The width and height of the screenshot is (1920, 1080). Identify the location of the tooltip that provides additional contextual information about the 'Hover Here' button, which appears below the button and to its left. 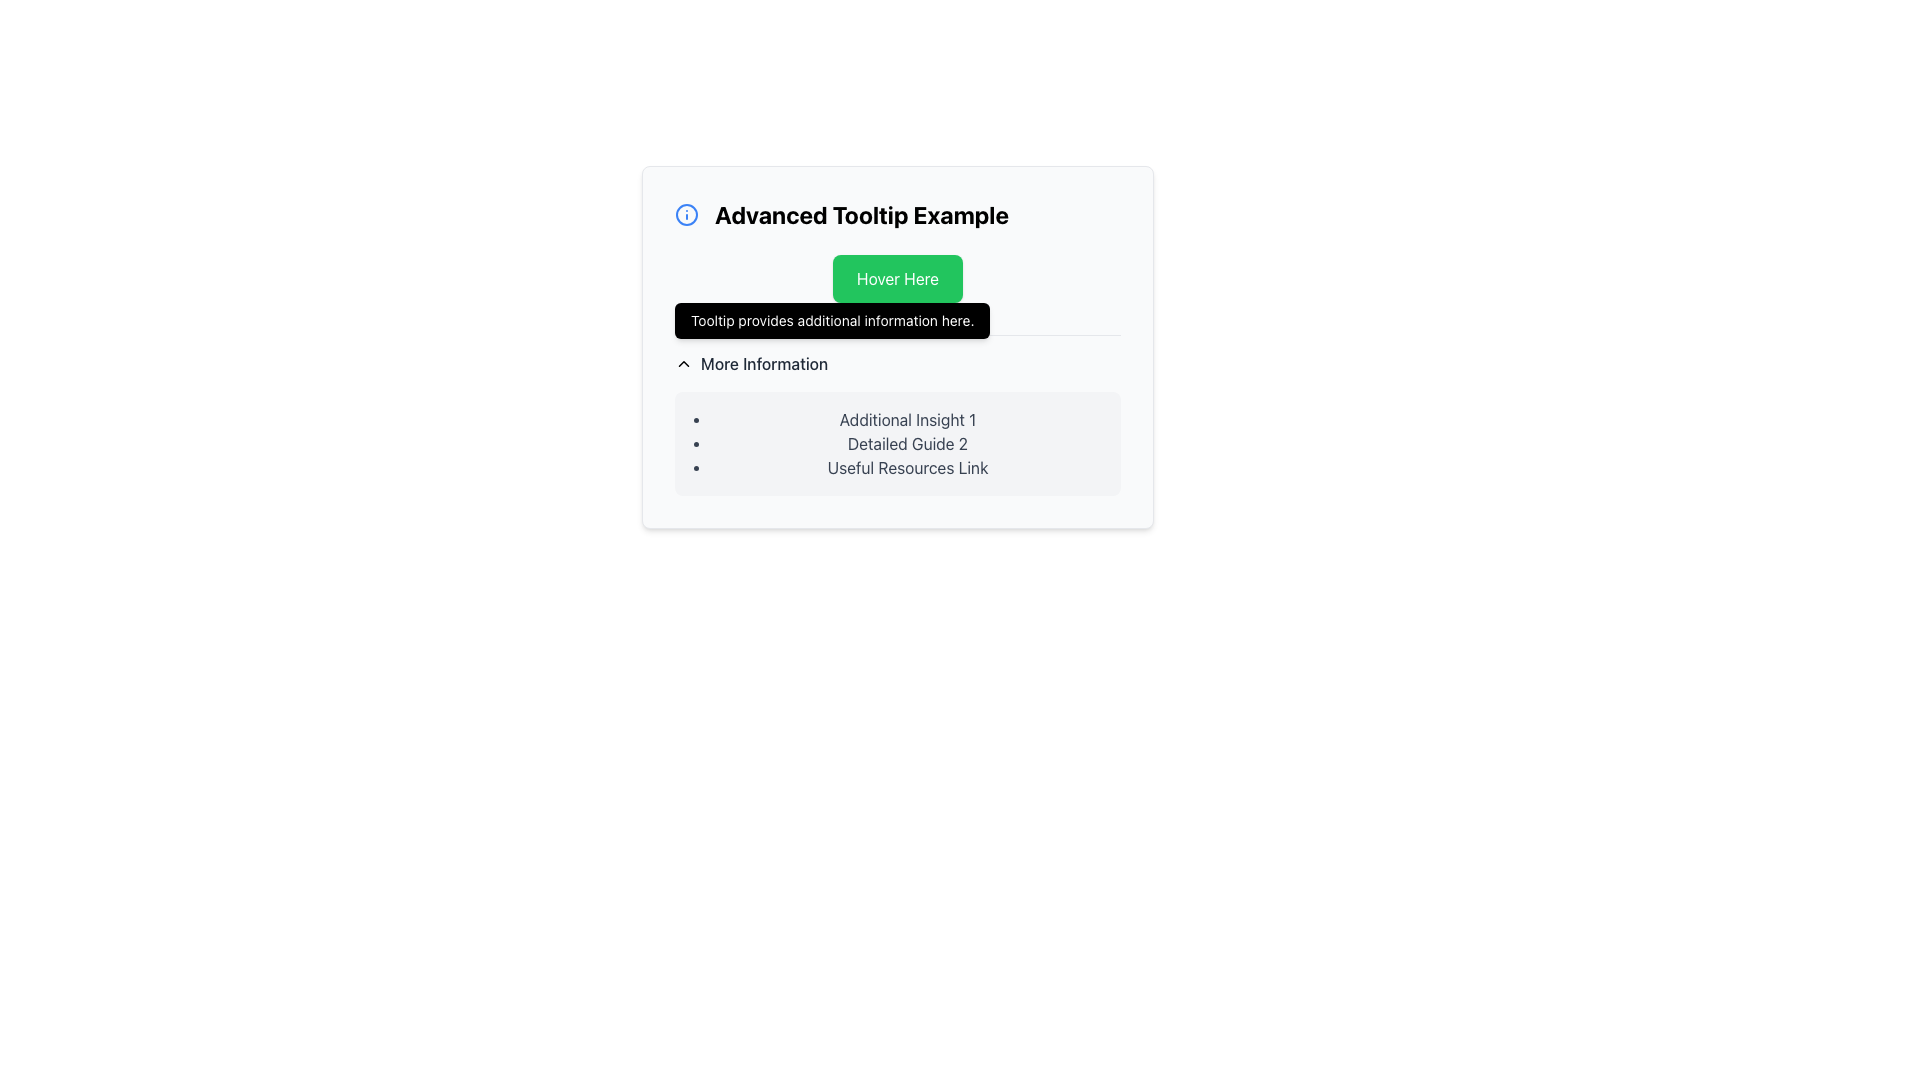
(832, 319).